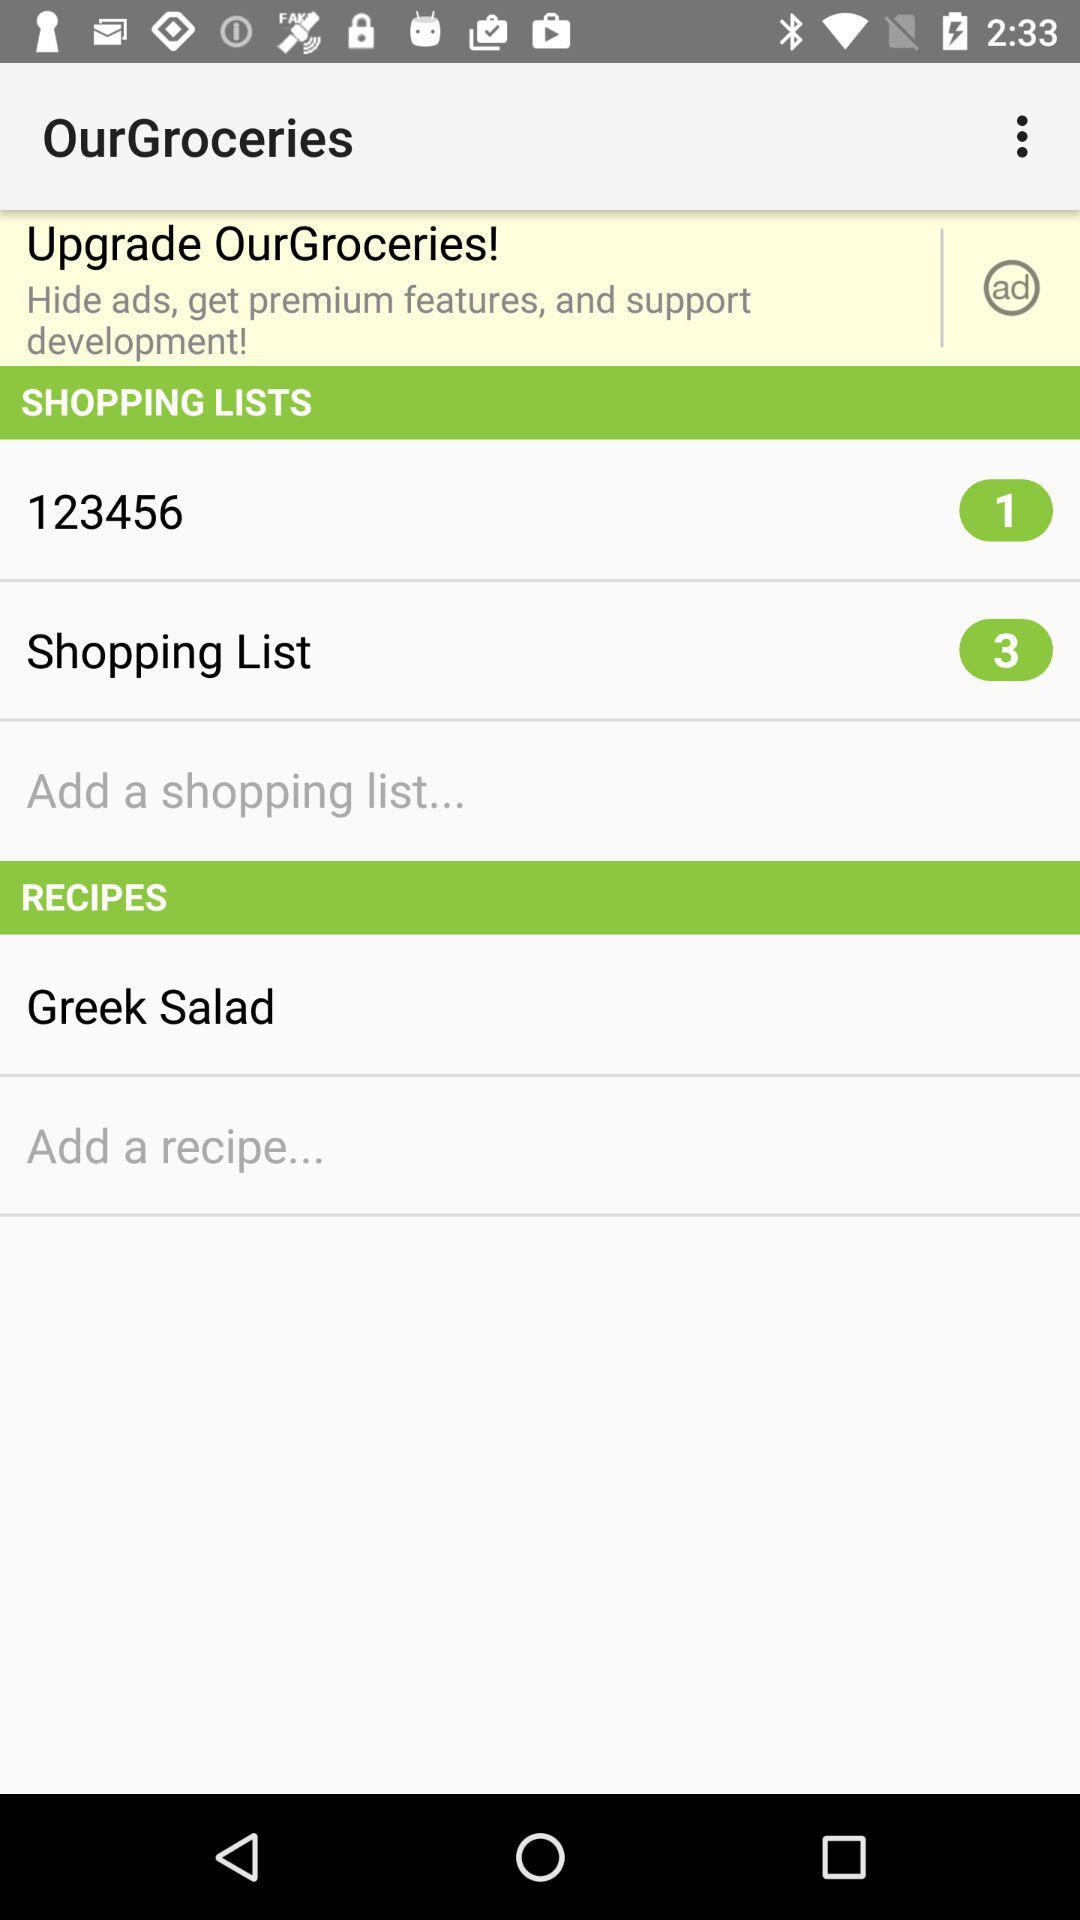 Image resolution: width=1080 pixels, height=1920 pixels. What do you see at coordinates (1011, 287) in the screenshot?
I see `item next to upgrade ourgroceries! icon` at bounding box center [1011, 287].